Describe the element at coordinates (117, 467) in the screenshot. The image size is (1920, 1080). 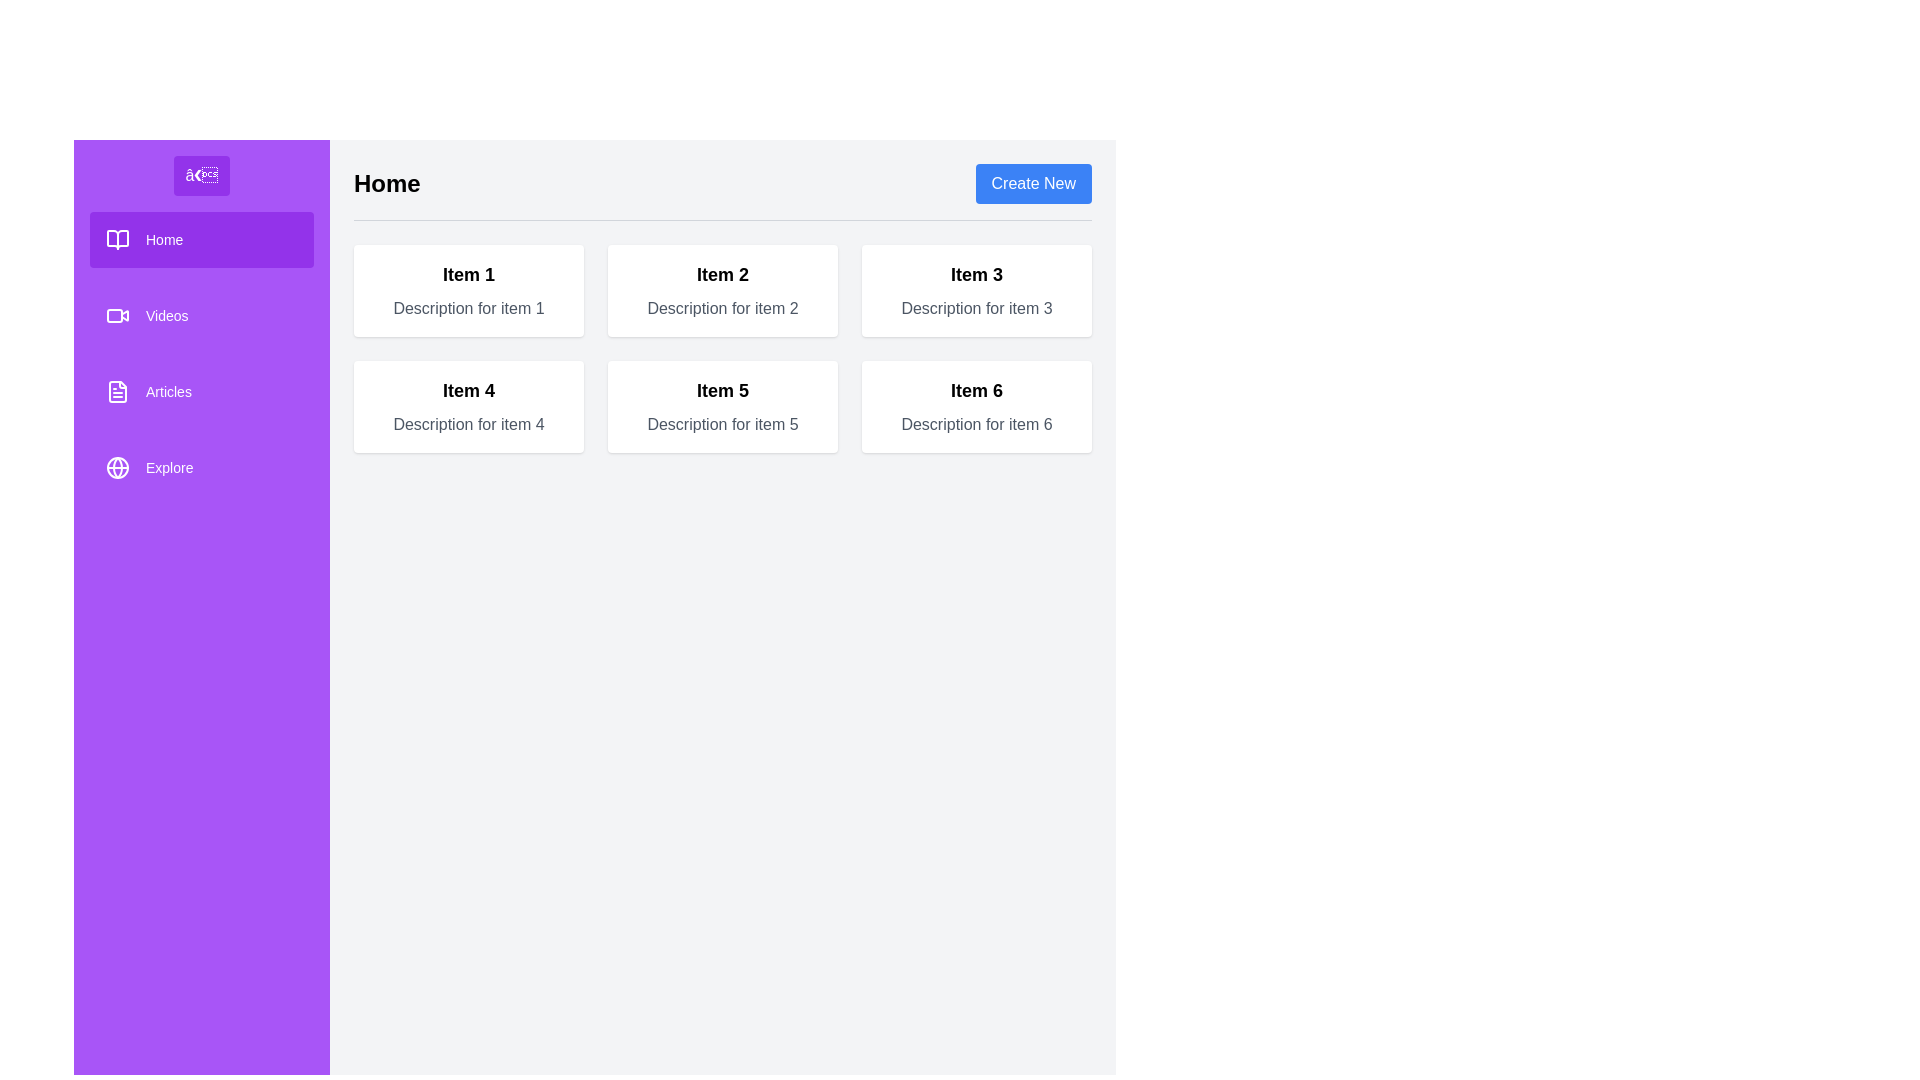
I see `the globe icon in the vertical navigation bar, labeled 'Explore'` at that location.